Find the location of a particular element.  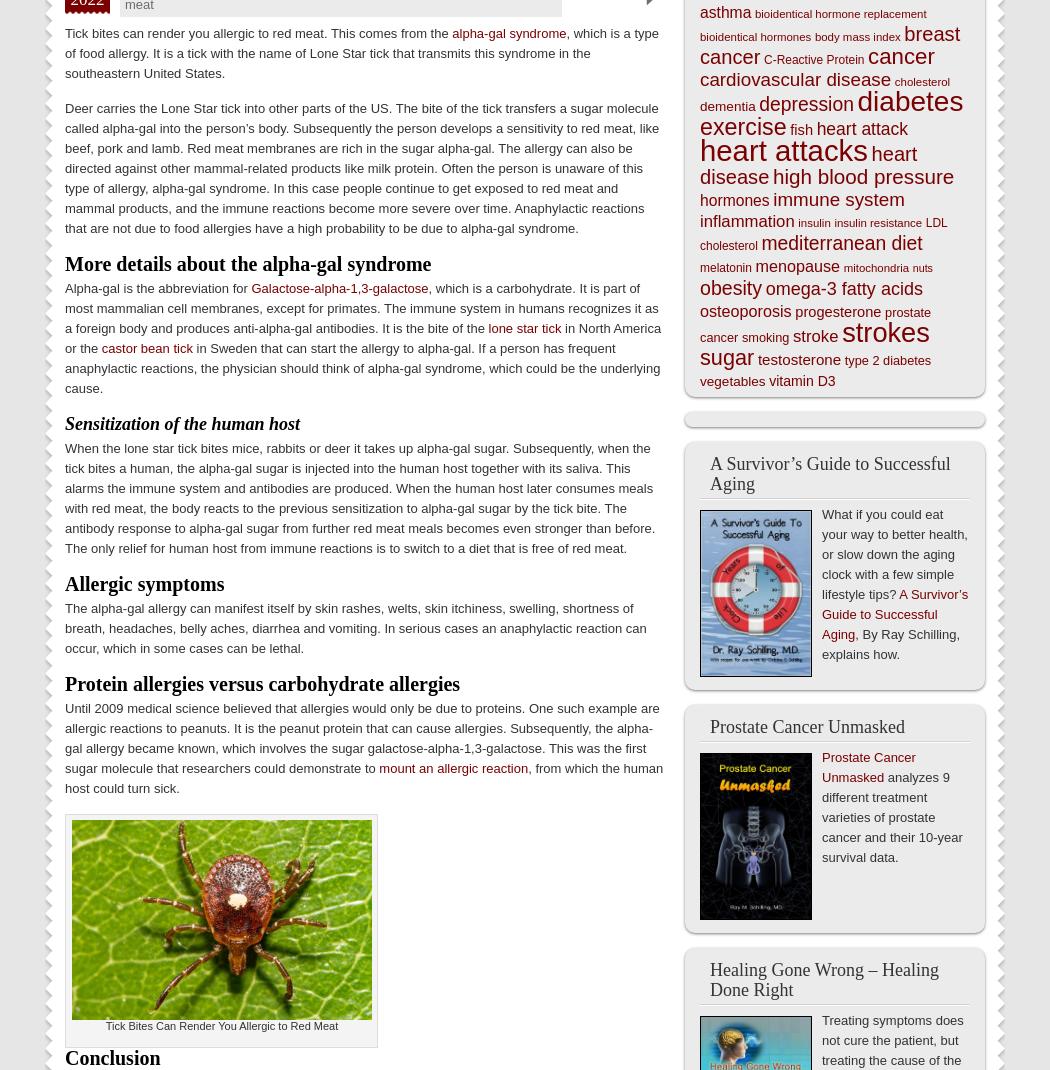

'cholesterol' is located at coordinates (922, 80).